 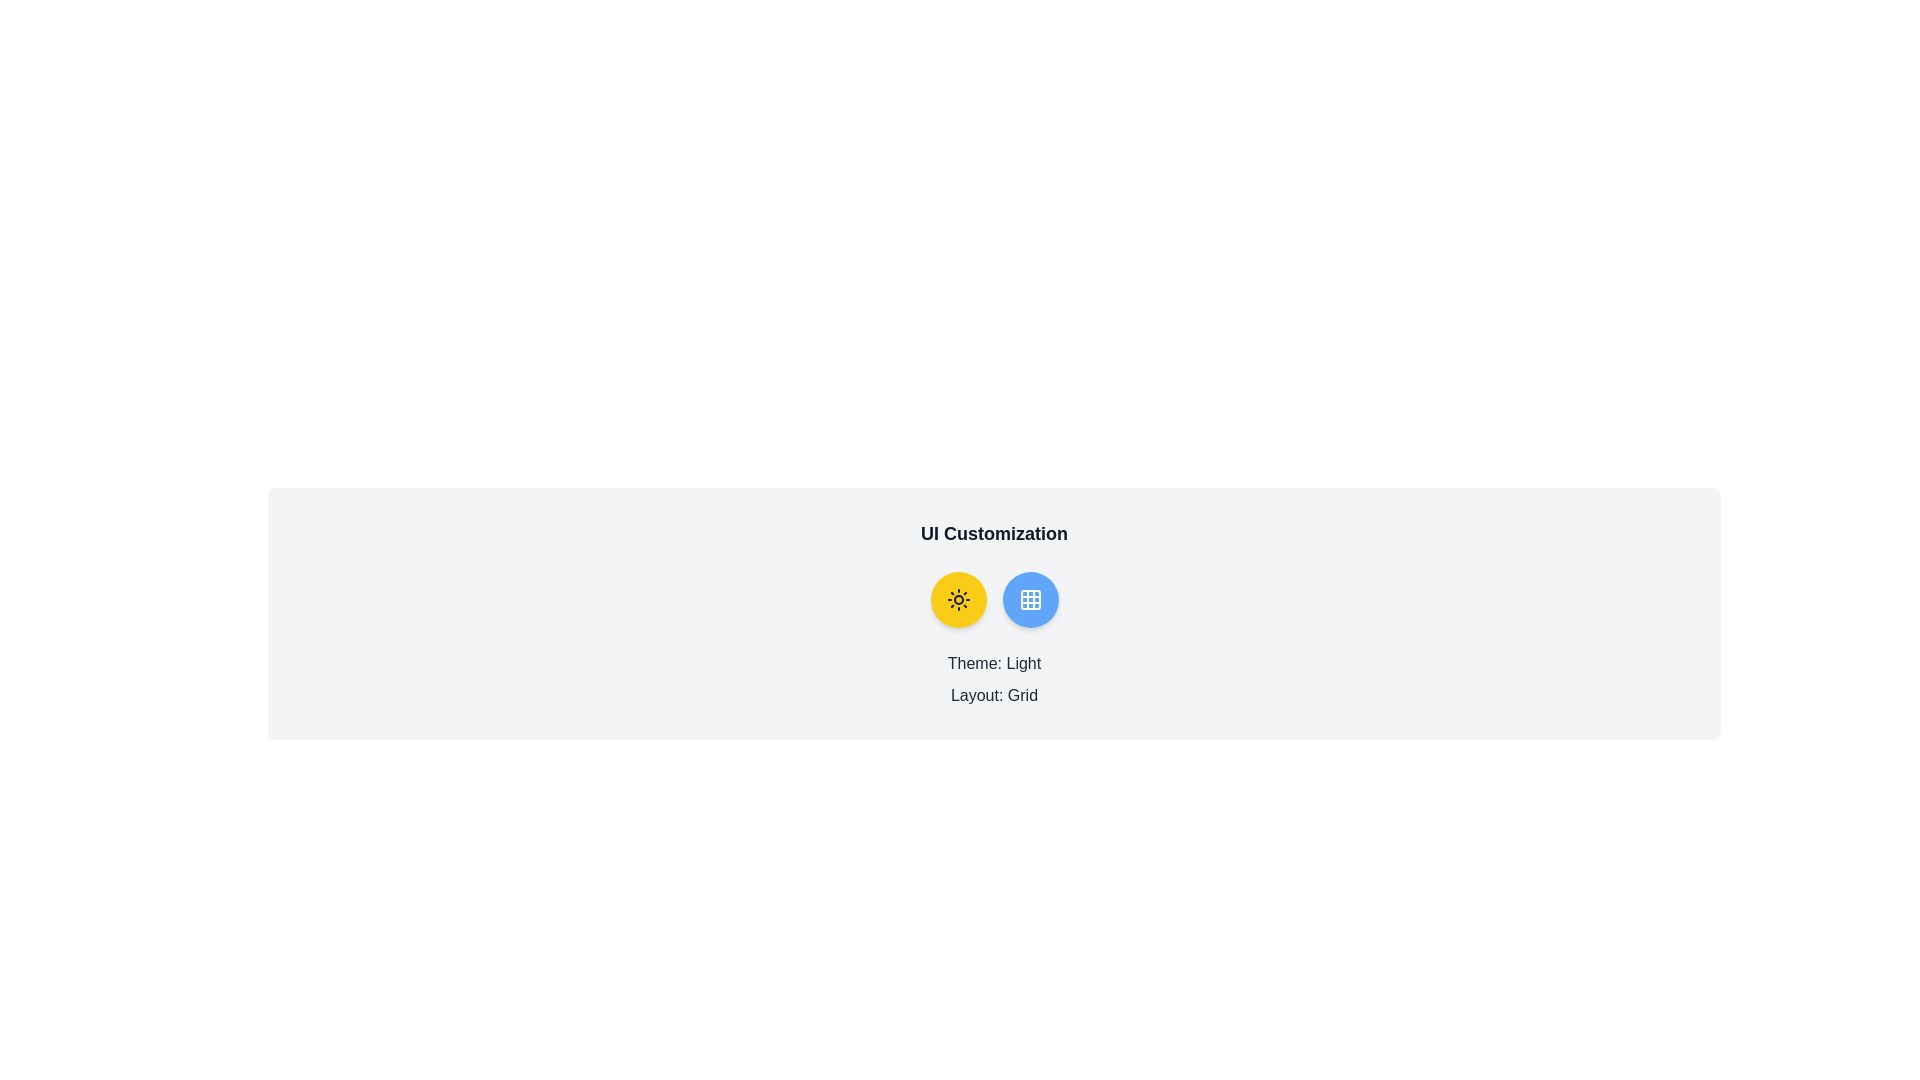 What do you see at coordinates (1030, 599) in the screenshot?
I see `the non-interactive graphical element located at the center of the 3x3 grid icon used for UI customization settings` at bounding box center [1030, 599].